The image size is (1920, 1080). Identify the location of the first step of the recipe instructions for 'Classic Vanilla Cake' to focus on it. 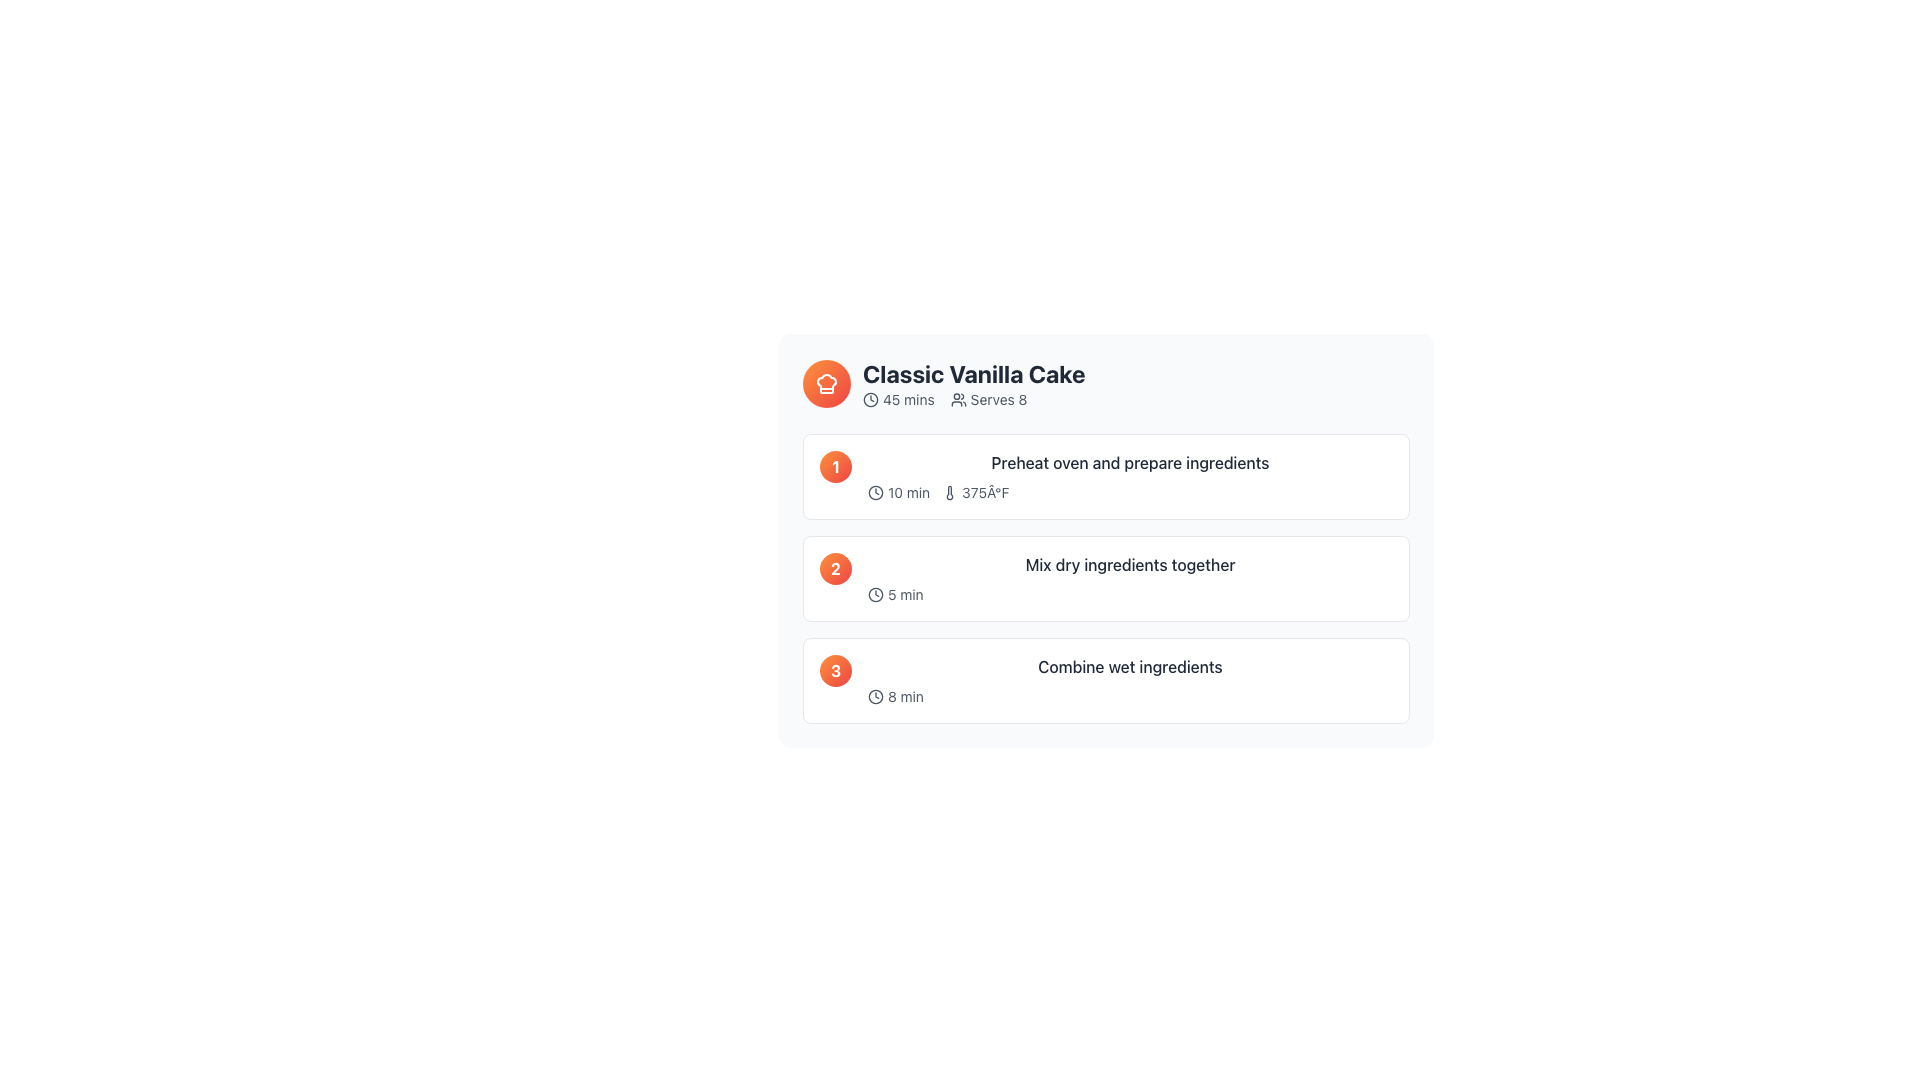
(1105, 477).